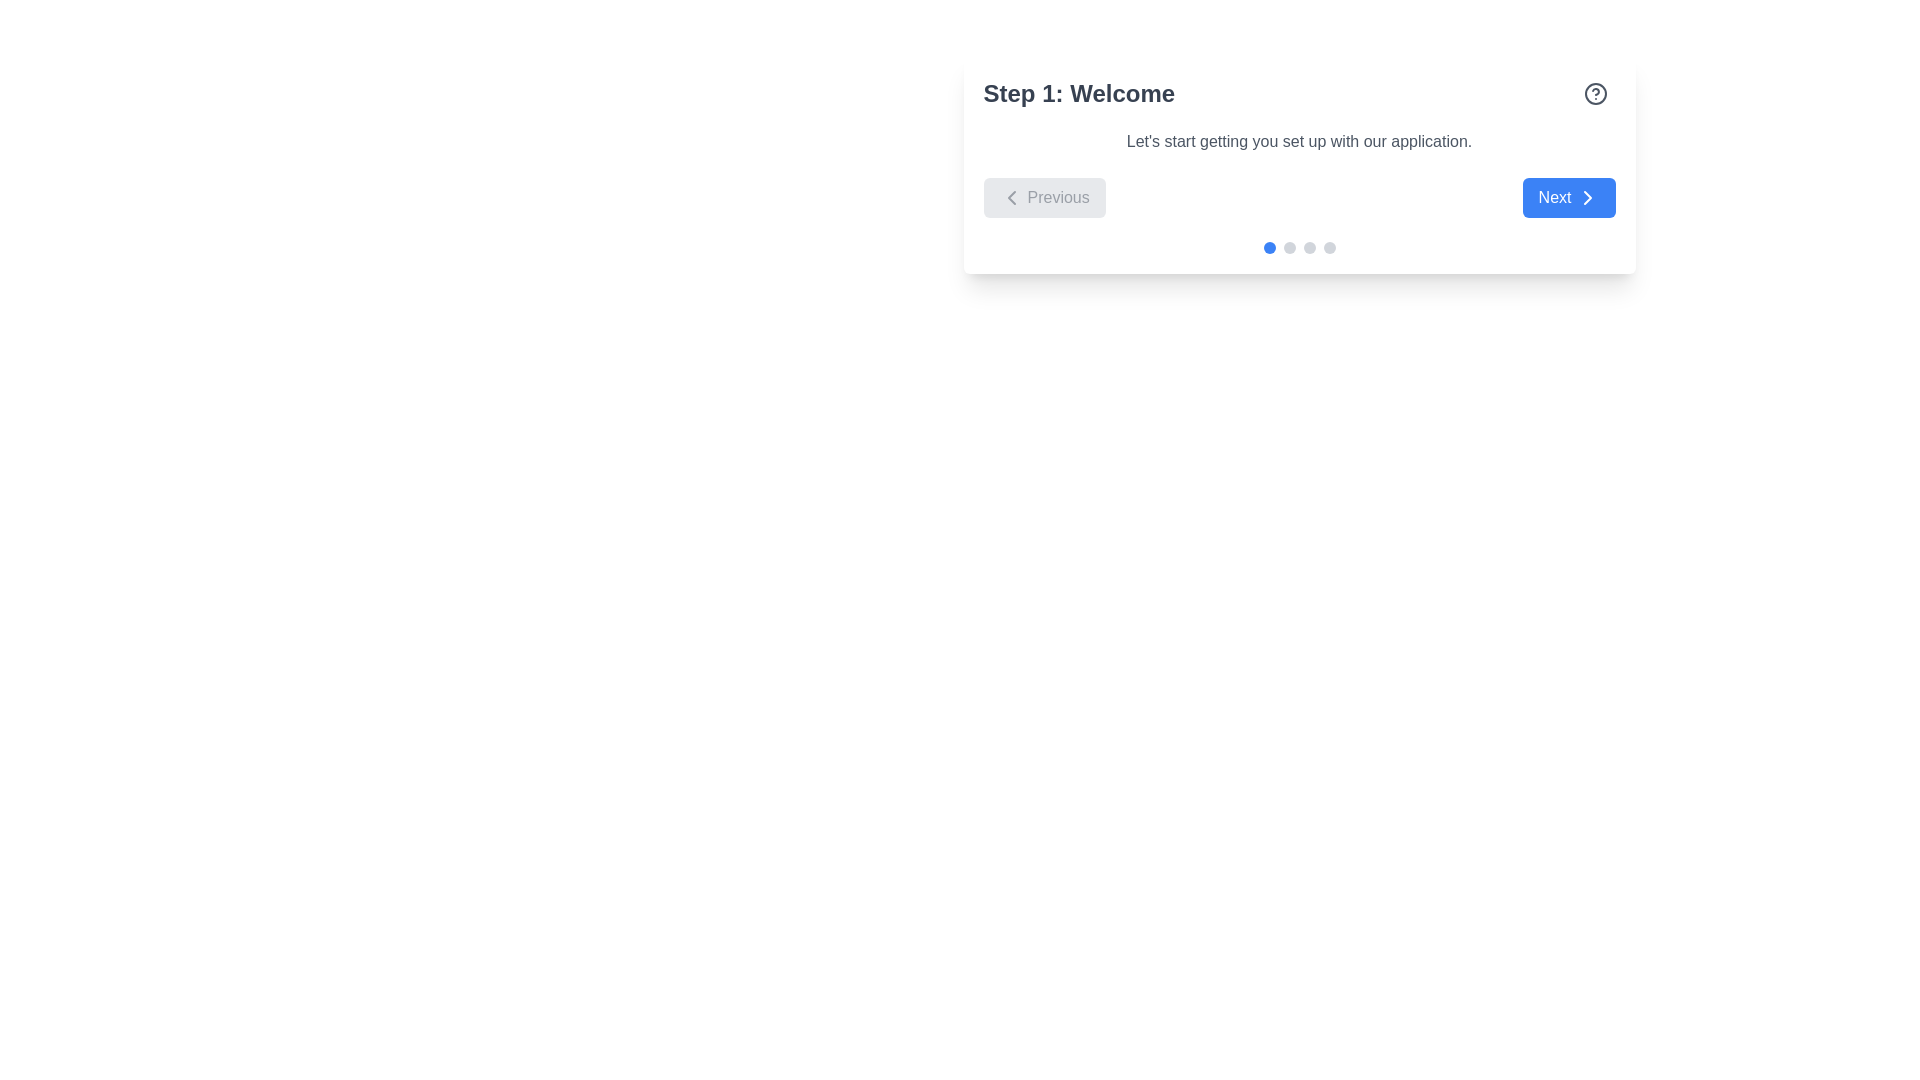 The width and height of the screenshot is (1920, 1080). I want to click on the left arrow icon located at the very left of the 'Previous' button to navigate to the previous item in the sequence, so click(1011, 197).